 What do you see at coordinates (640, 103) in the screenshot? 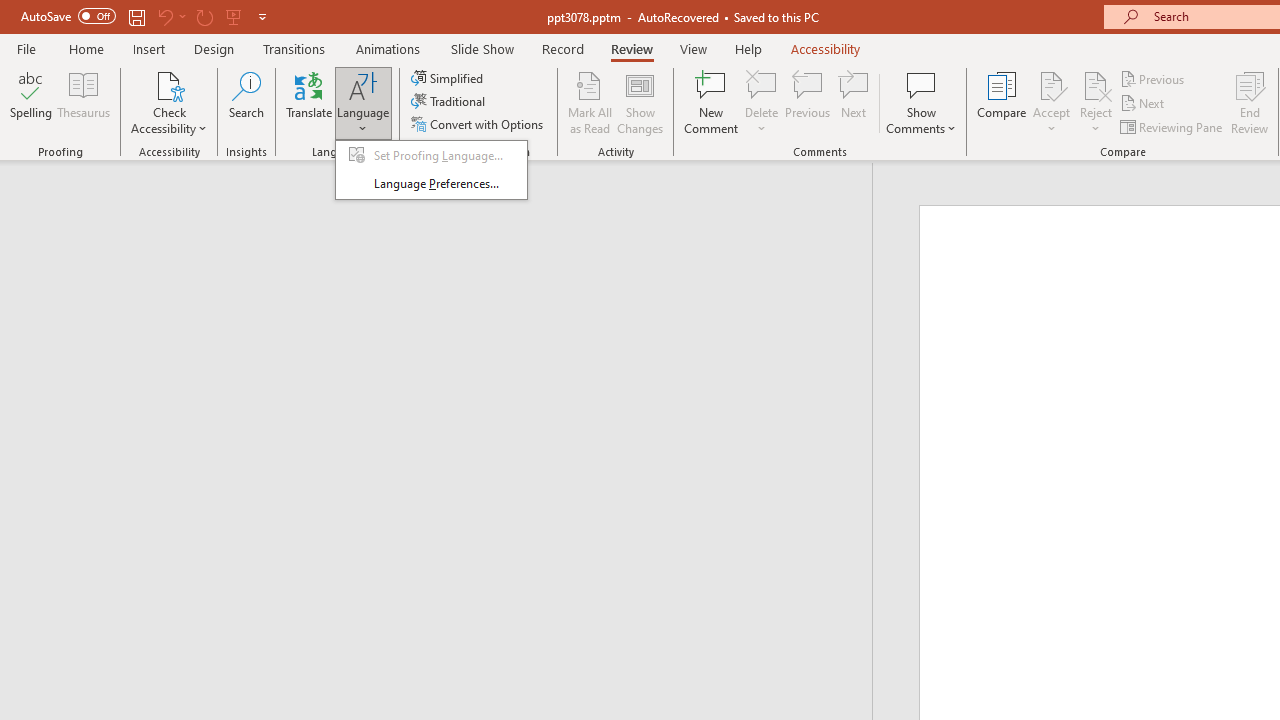
I see `'Show Changes'` at bounding box center [640, 103].